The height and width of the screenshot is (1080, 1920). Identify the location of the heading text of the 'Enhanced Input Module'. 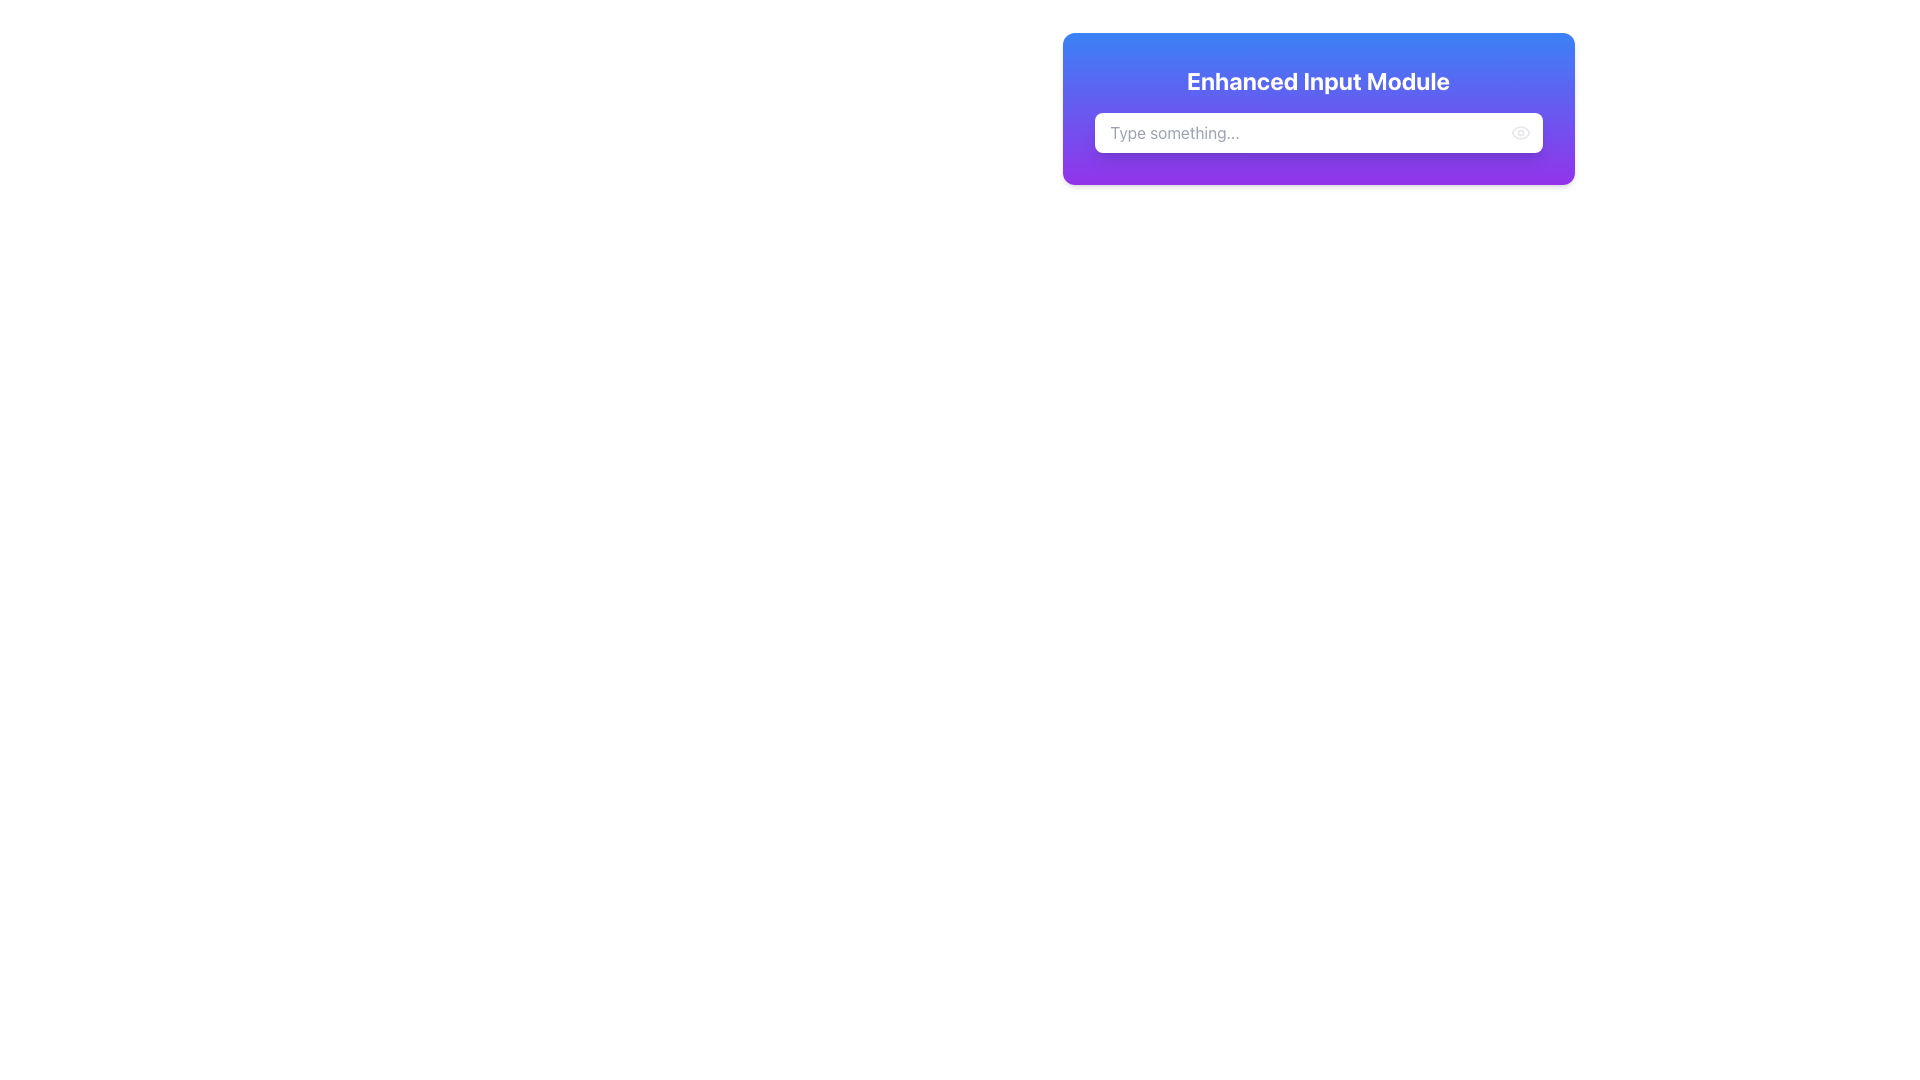
(1318, 108).